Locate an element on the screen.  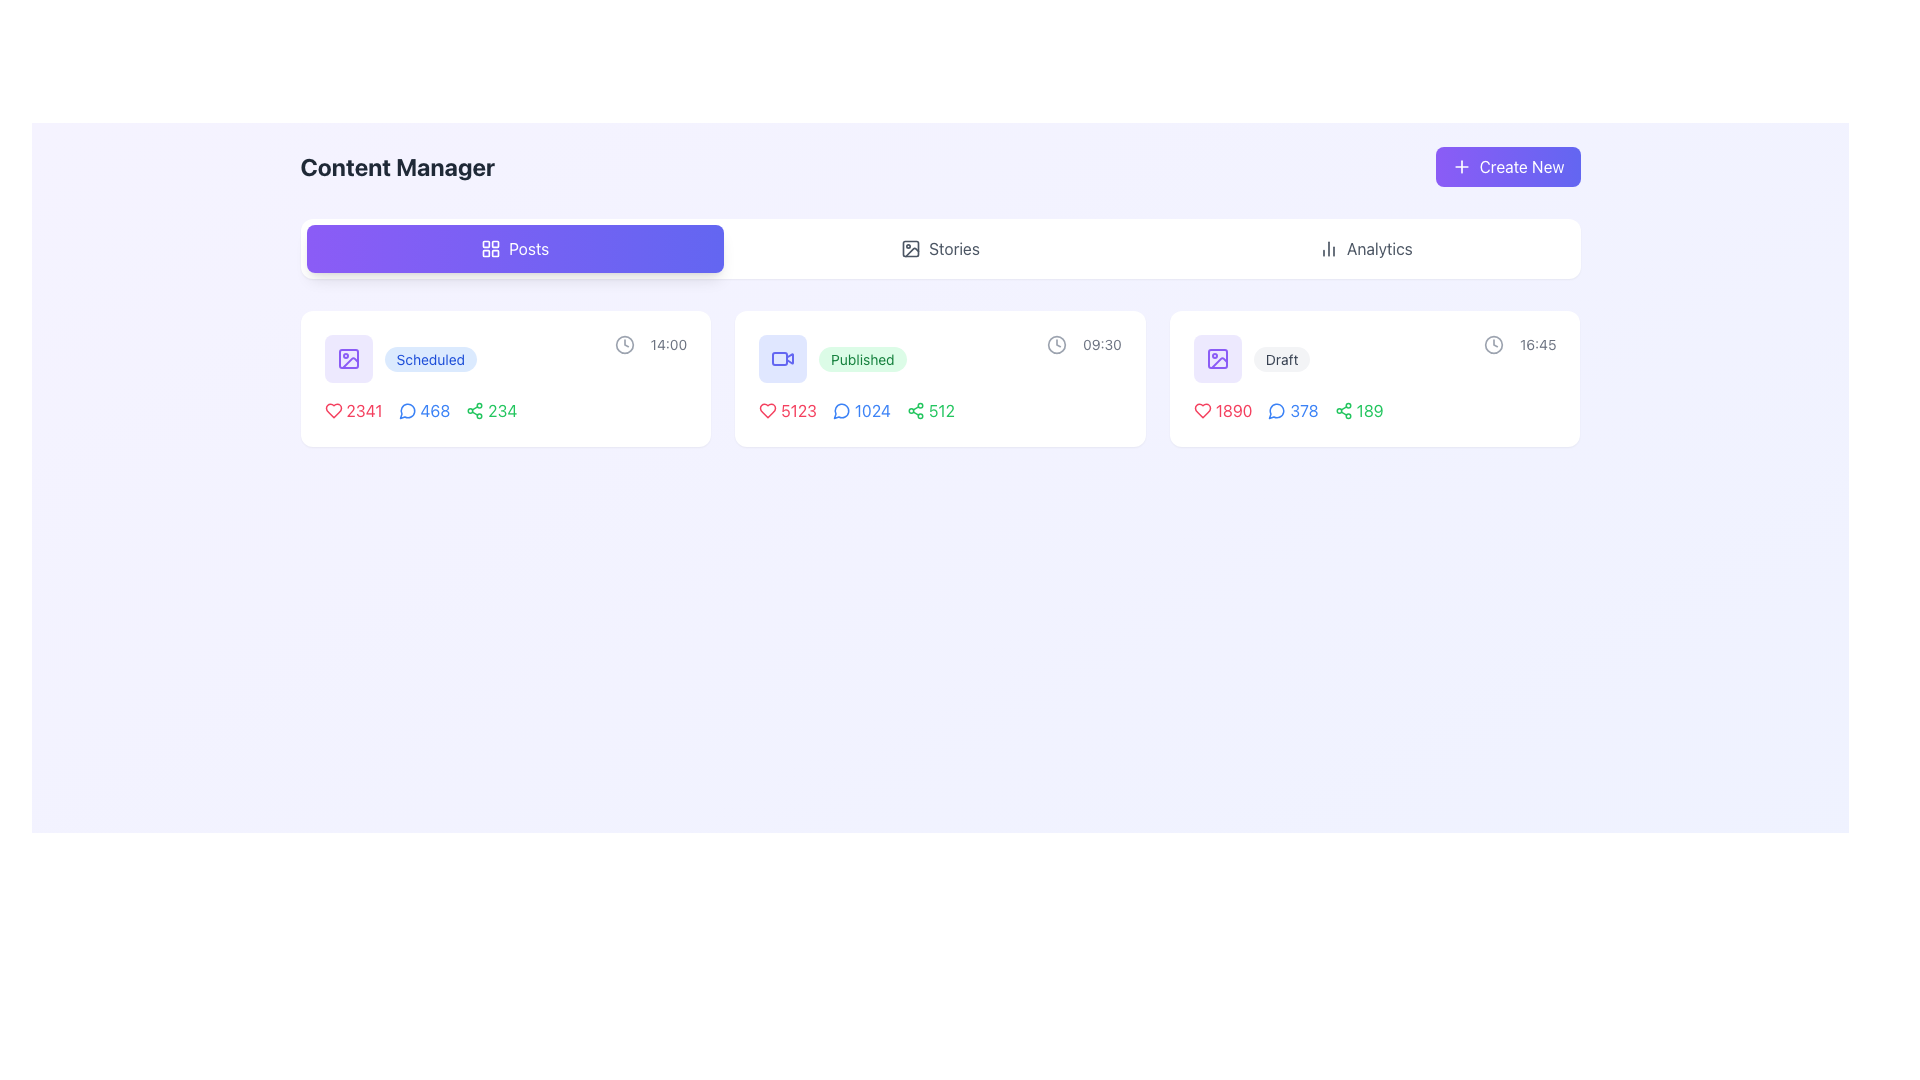
contents of the text label displaying '234', which is green and bold, located in the card layout of a scheduled post, specifically on the bottom row adjacent to a share icon is located at coordinates (502, 410).